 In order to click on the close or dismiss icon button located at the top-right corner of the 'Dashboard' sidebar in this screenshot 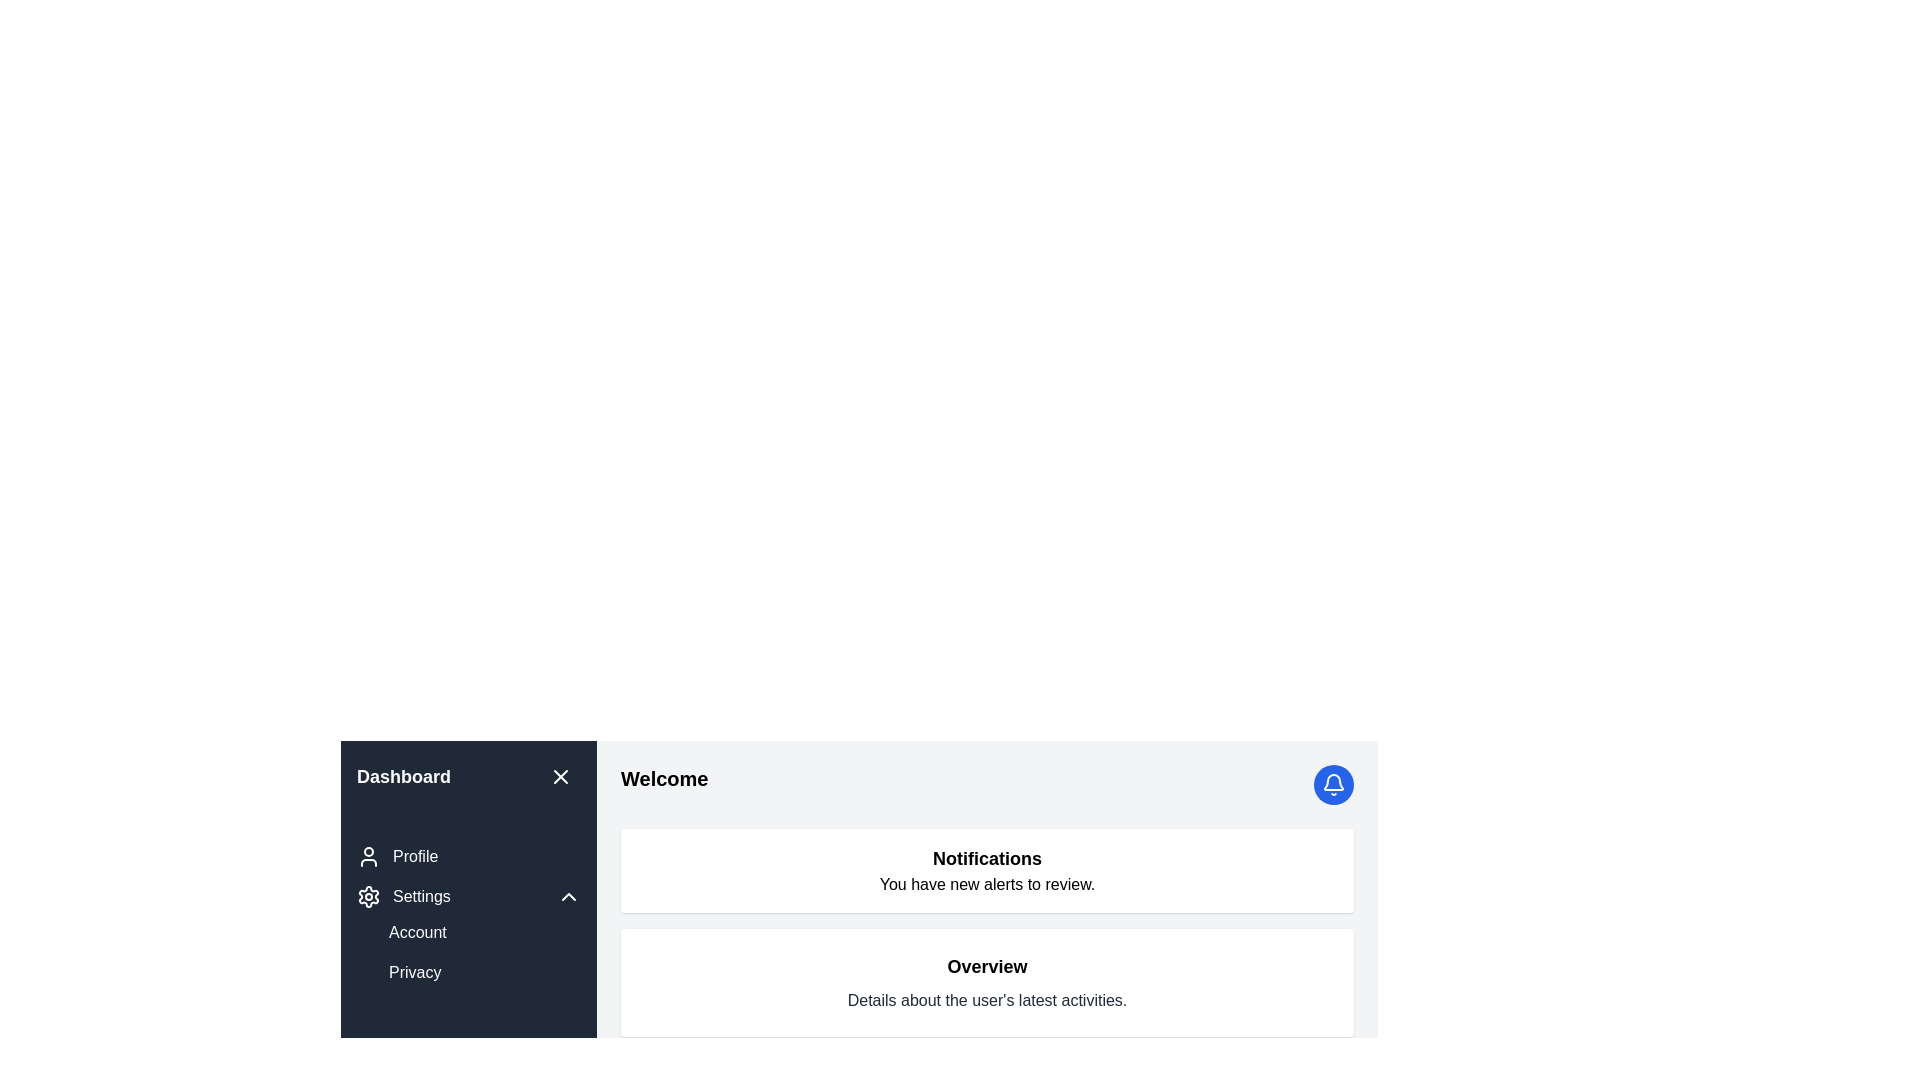, I will do `click(560, 775)`.